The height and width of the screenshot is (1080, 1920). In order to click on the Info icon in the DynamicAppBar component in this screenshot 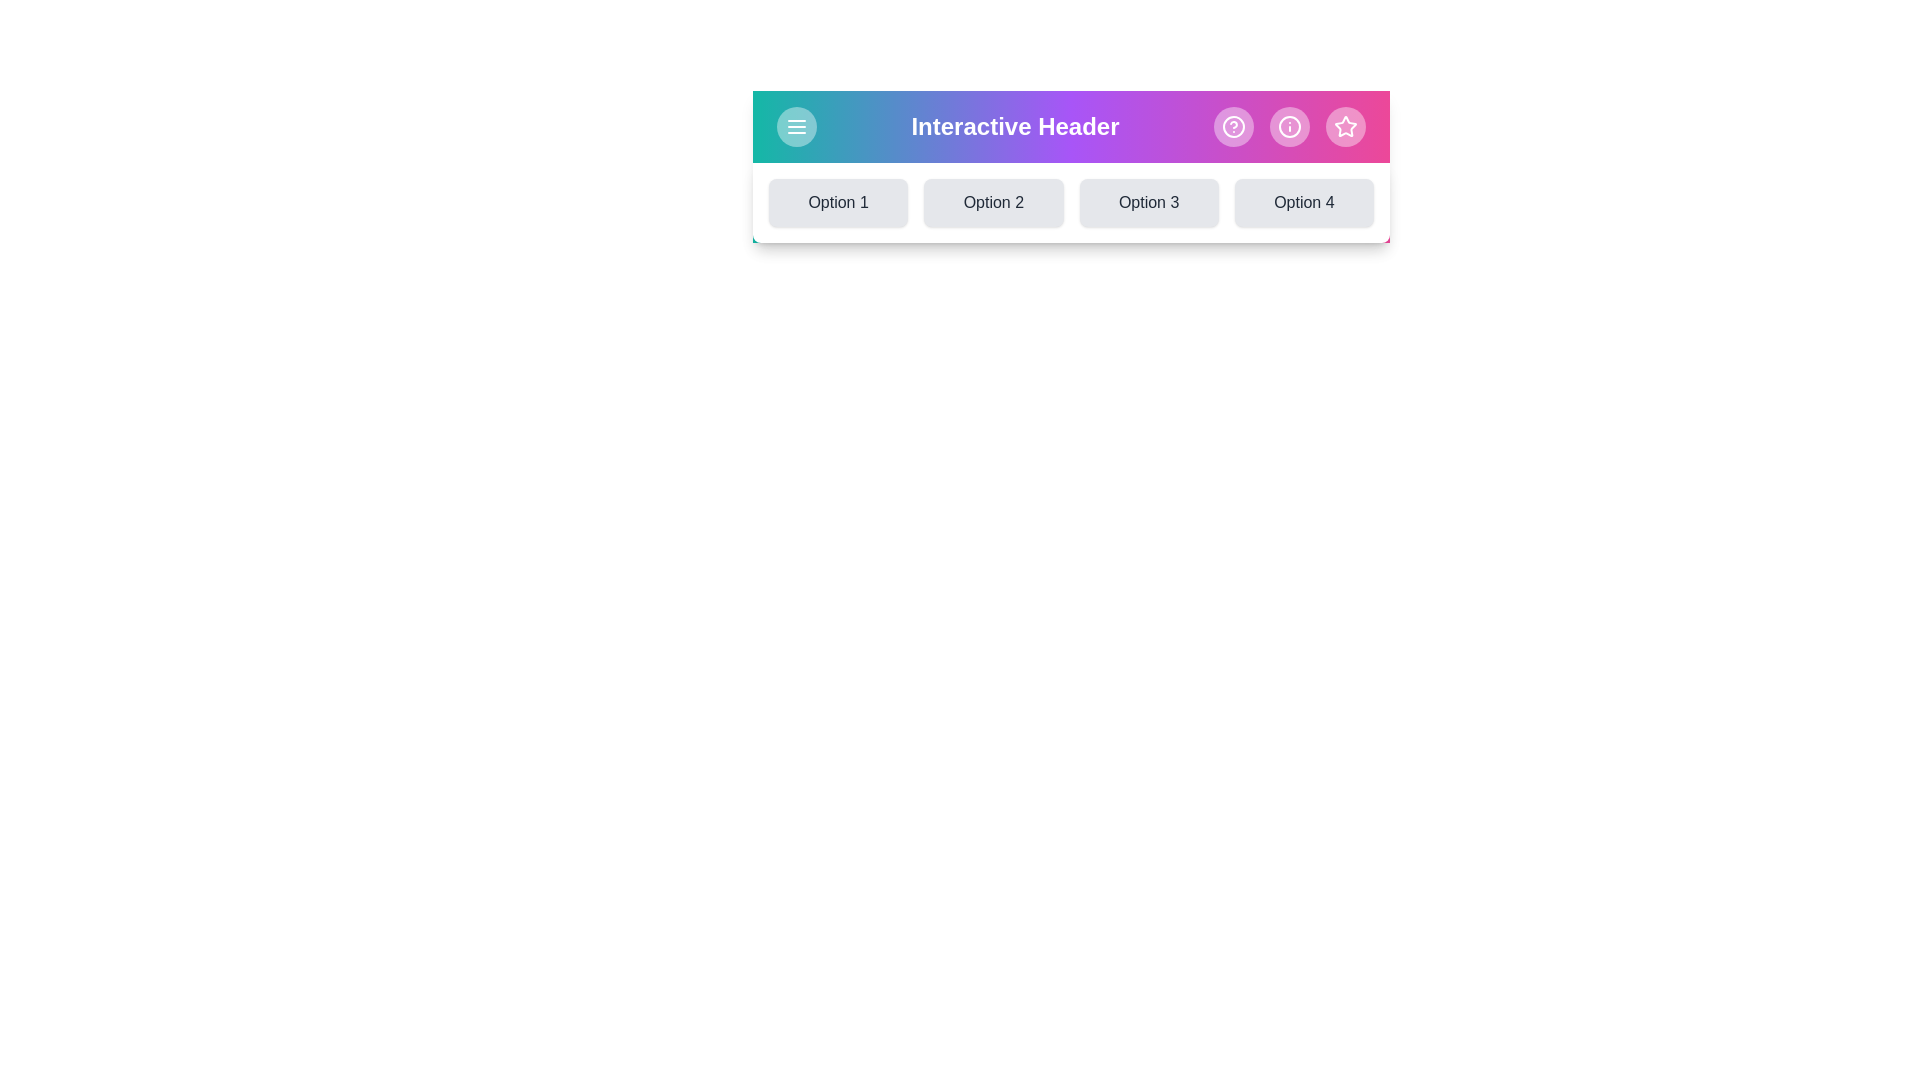, I will do `click(1290, 127)`.